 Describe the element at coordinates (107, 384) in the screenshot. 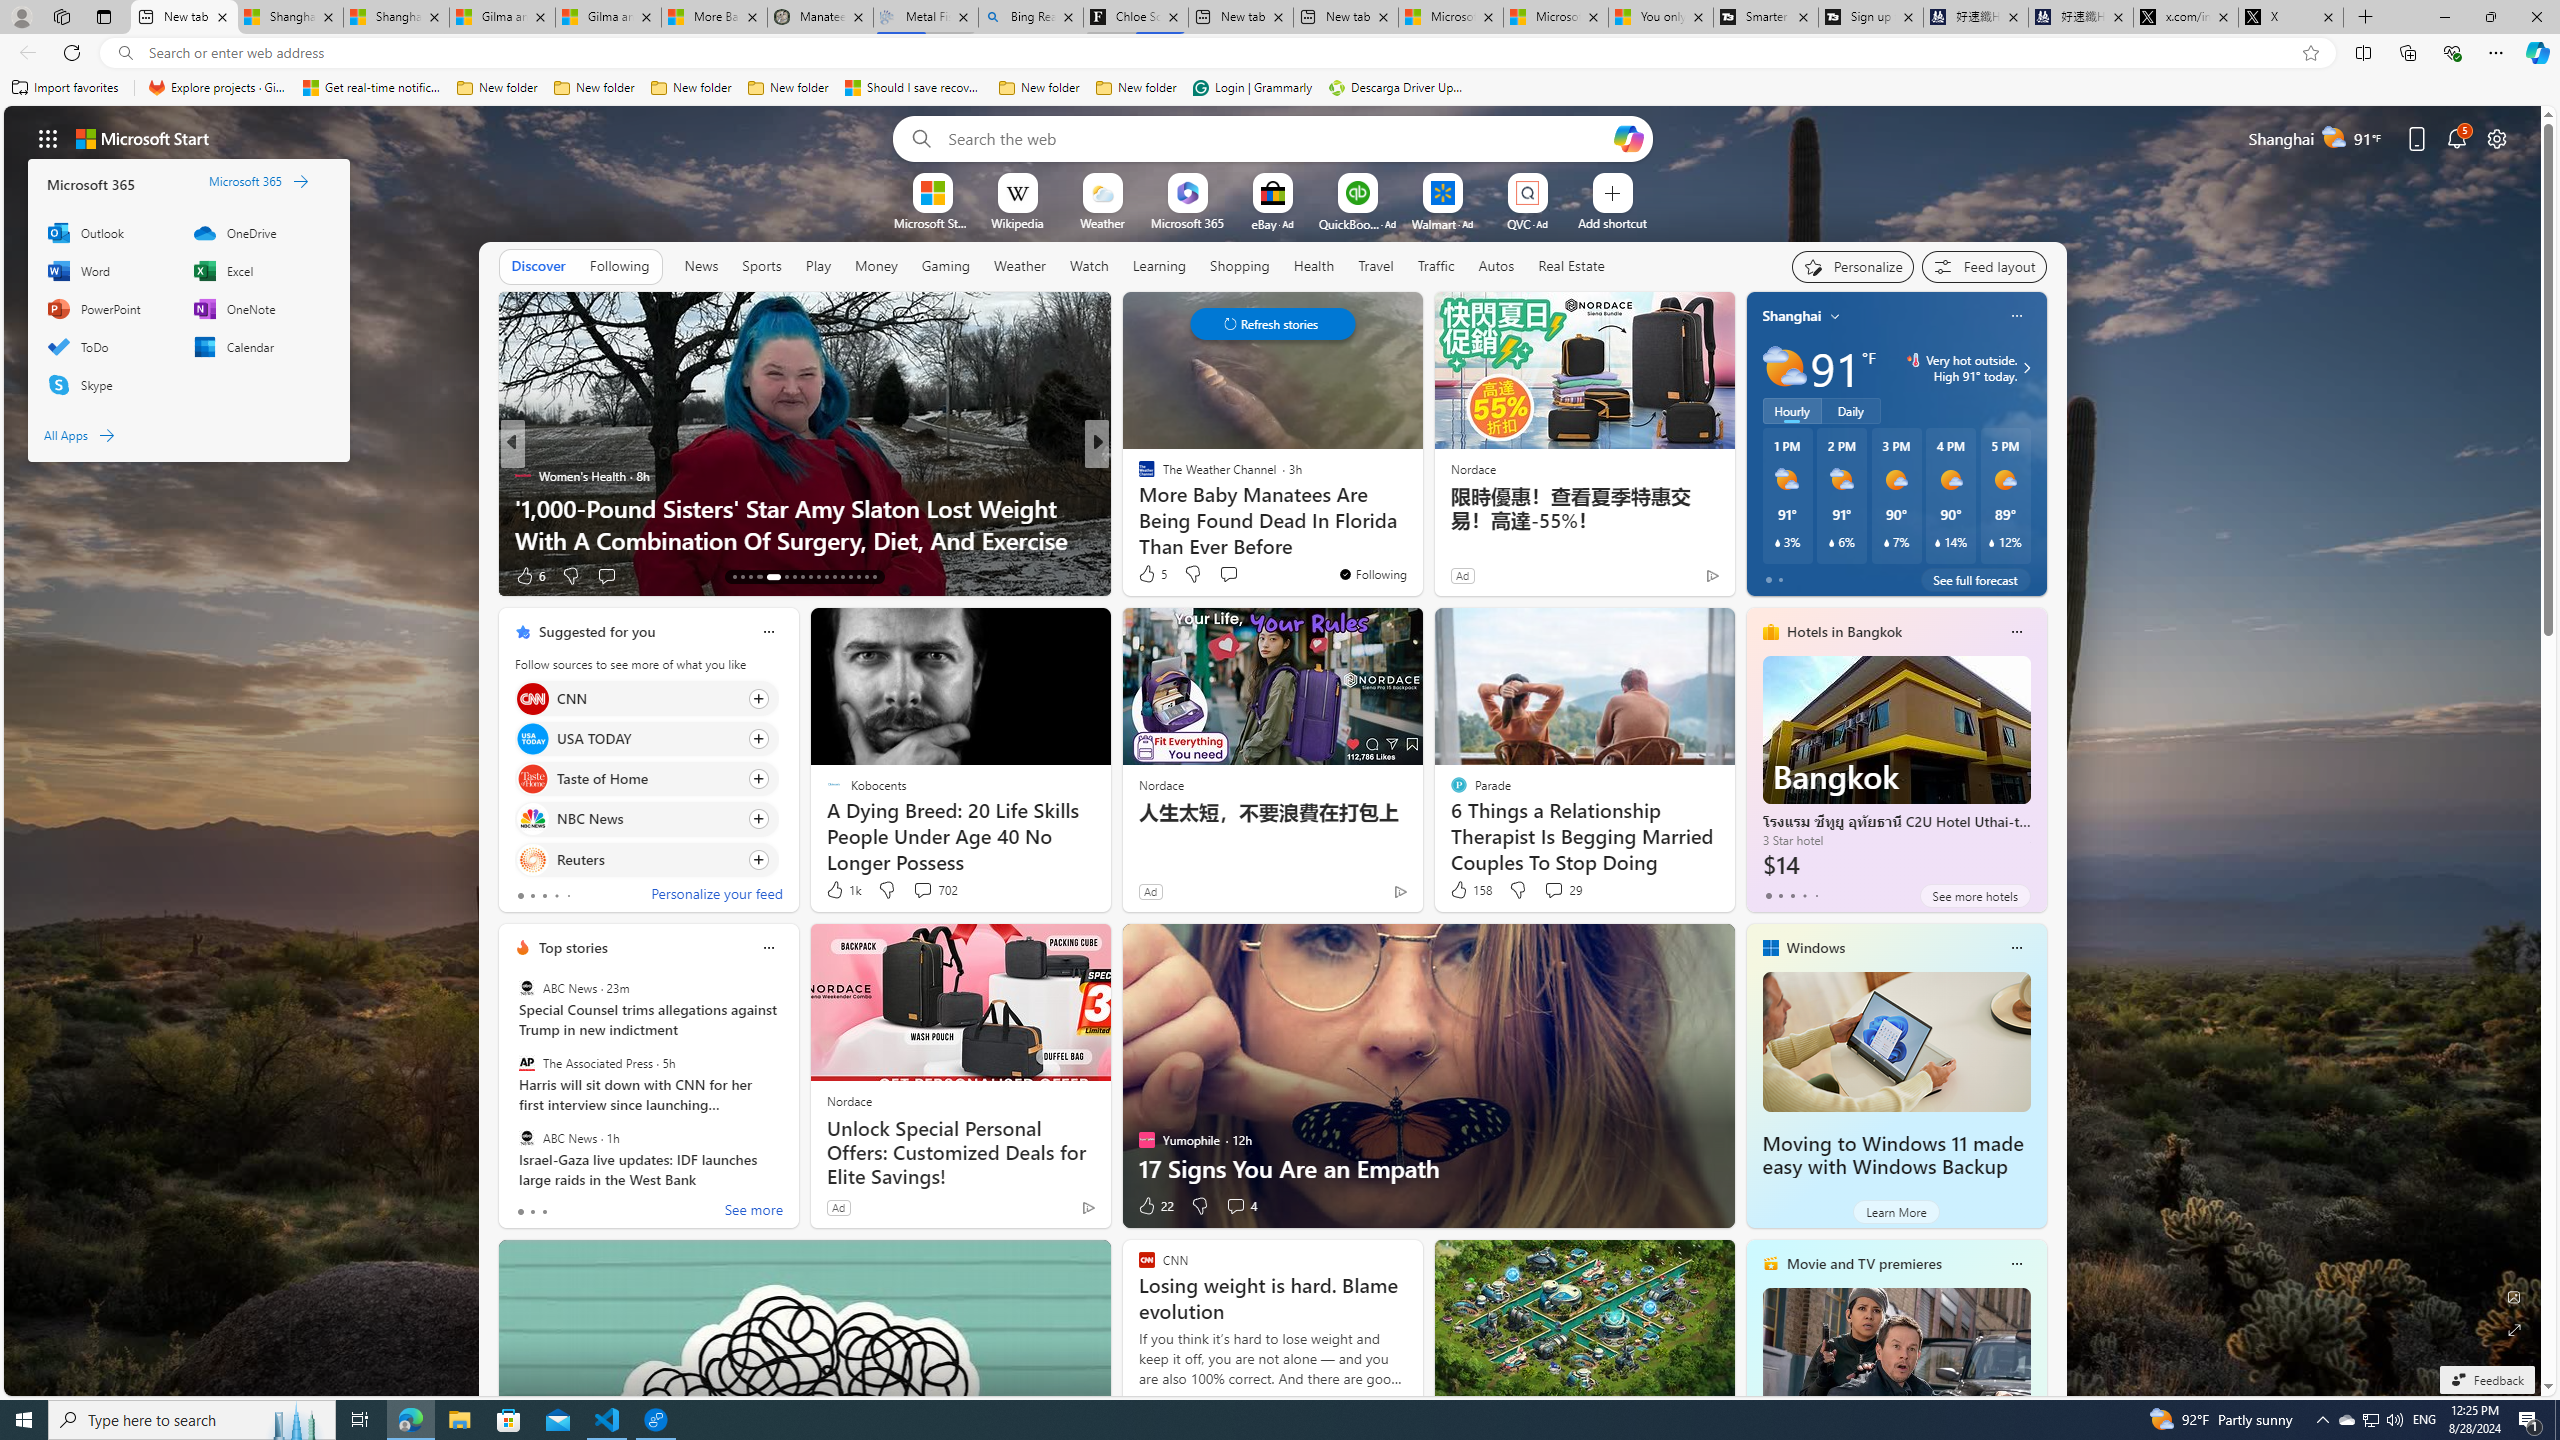

I see `'Skype'` at that location.